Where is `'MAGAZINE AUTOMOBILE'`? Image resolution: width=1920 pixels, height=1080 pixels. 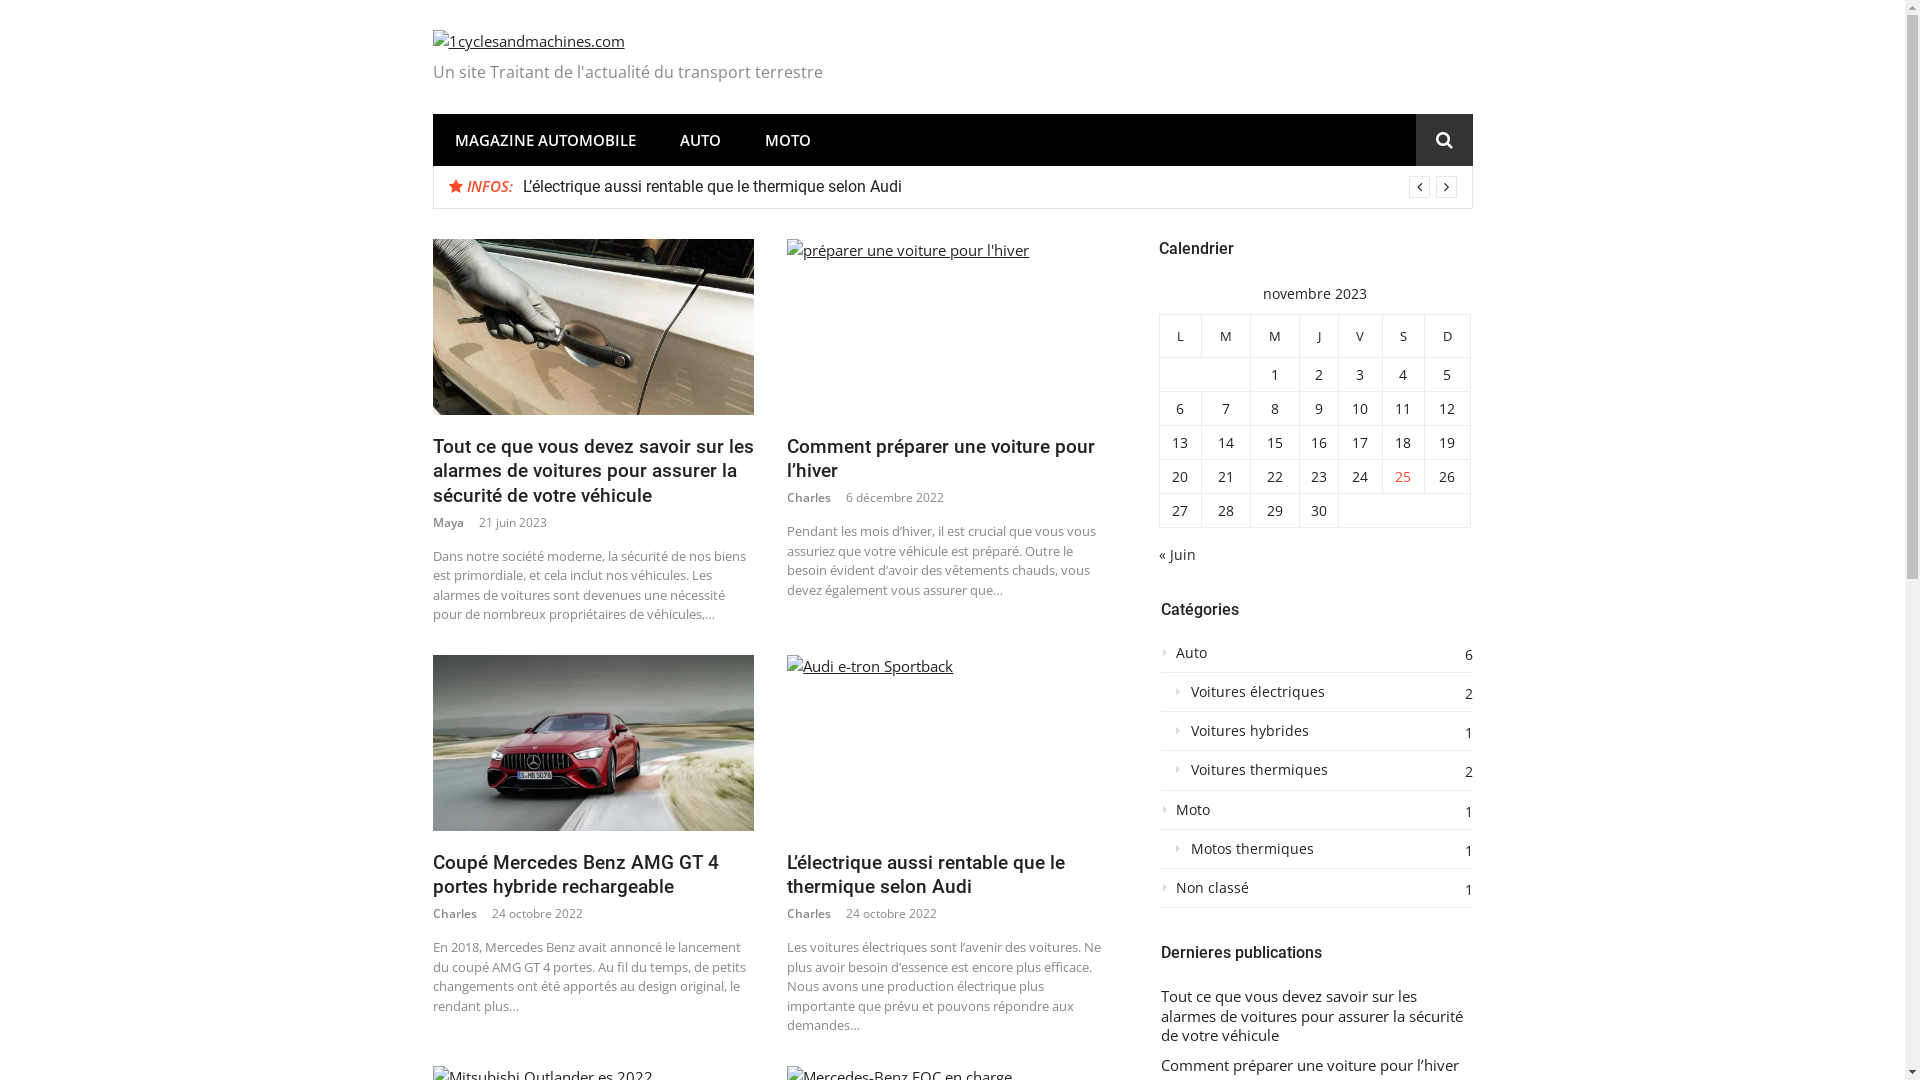 'MAGAZINE AUTOMOBILE' is located at coordinates (544, 139).